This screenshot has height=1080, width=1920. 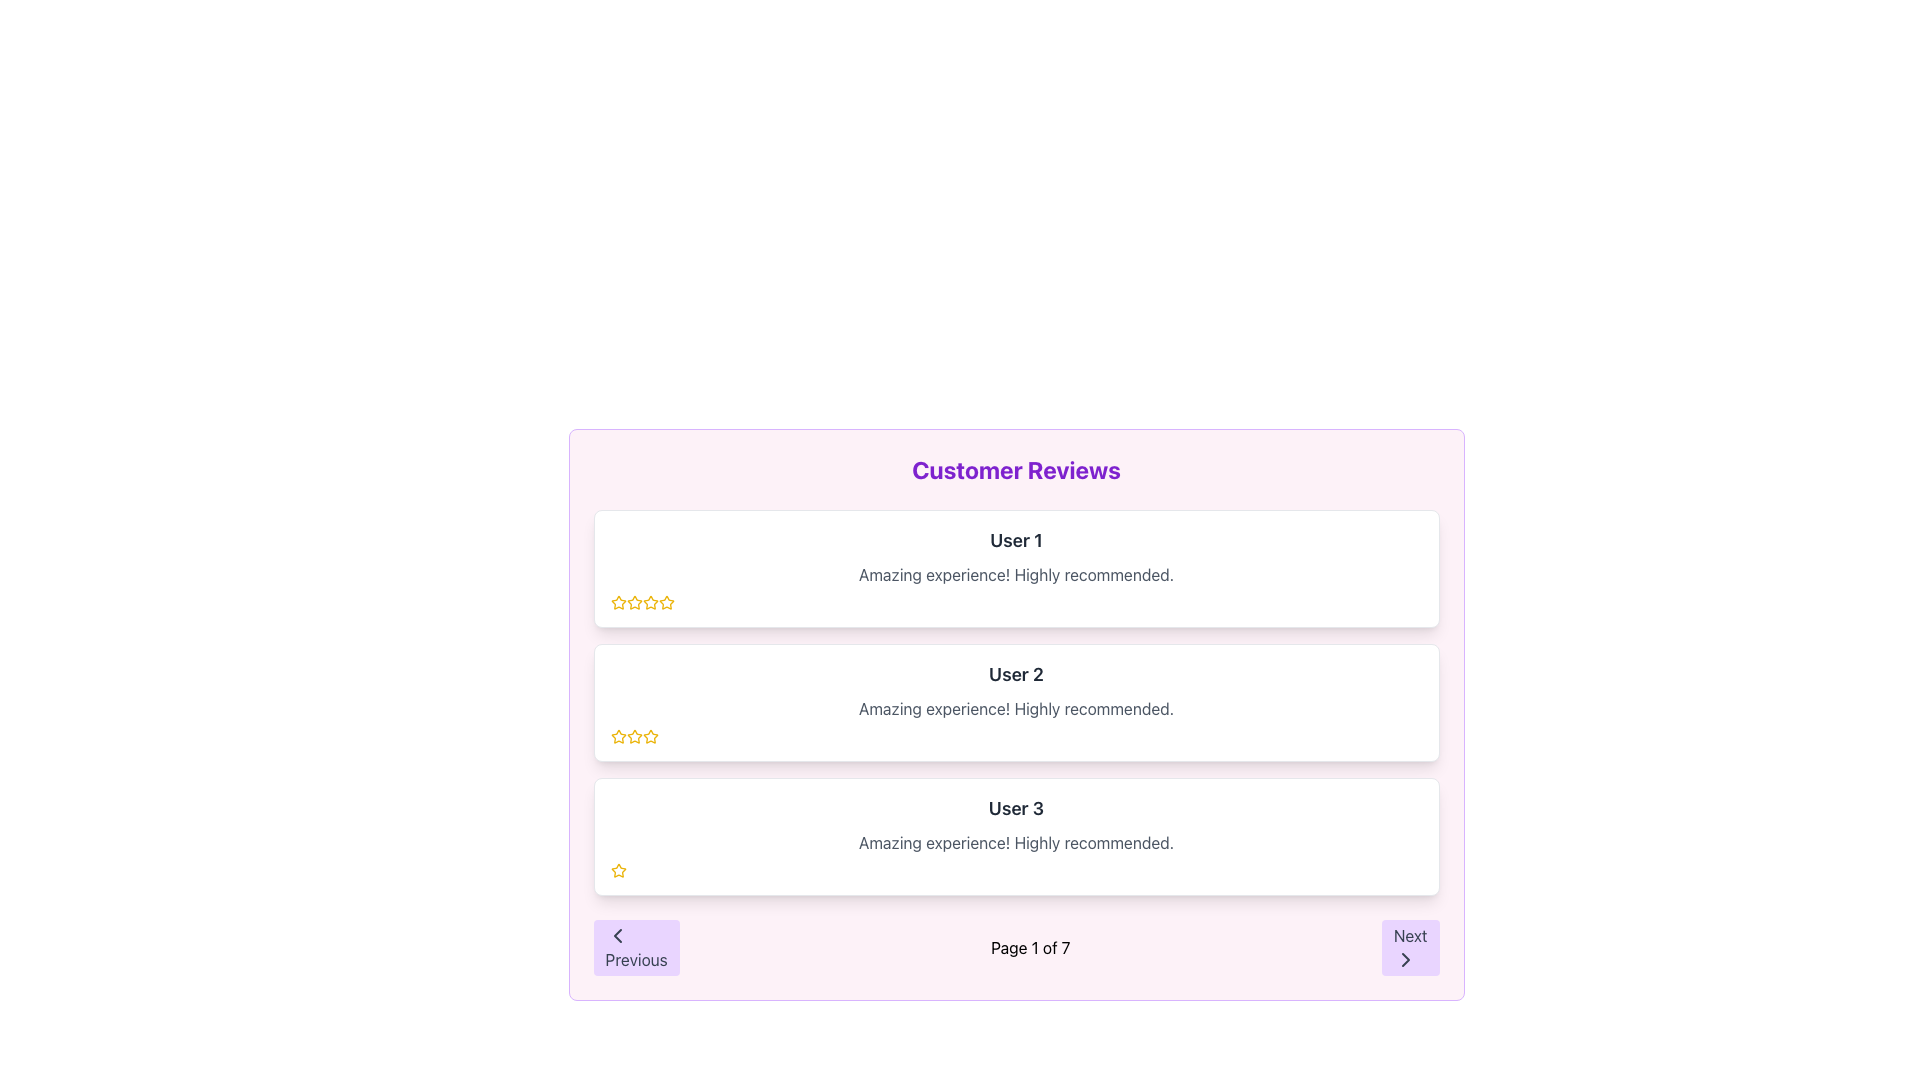 What do you see at coordinates (635, 947) in the screenshot?
I see `the 'Previous' button, which has a light purple background, rounded corners, and a left arrow icon, located at the bottom left of the navigation section` at bounding box center [635, 947].